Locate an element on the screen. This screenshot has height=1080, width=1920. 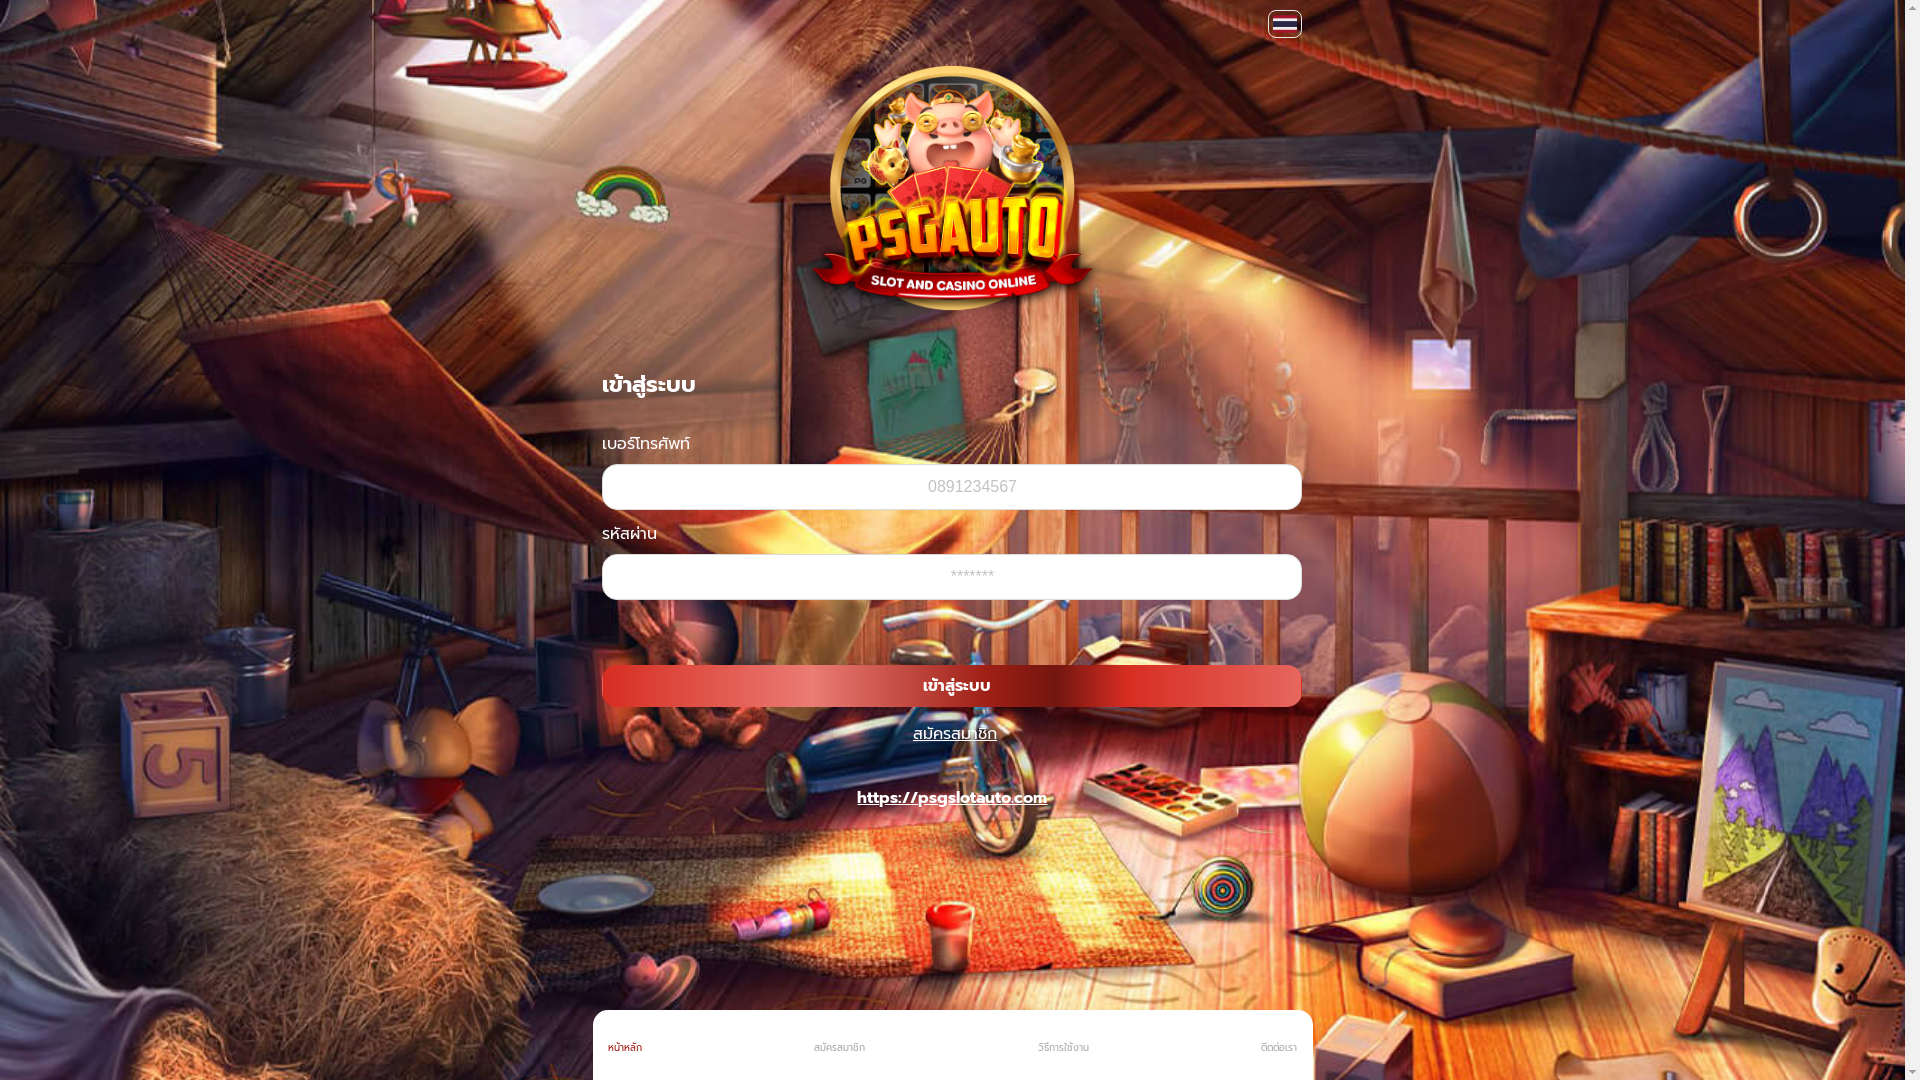
'https://psgslotauto.com' is located at coordinates (857, 797).